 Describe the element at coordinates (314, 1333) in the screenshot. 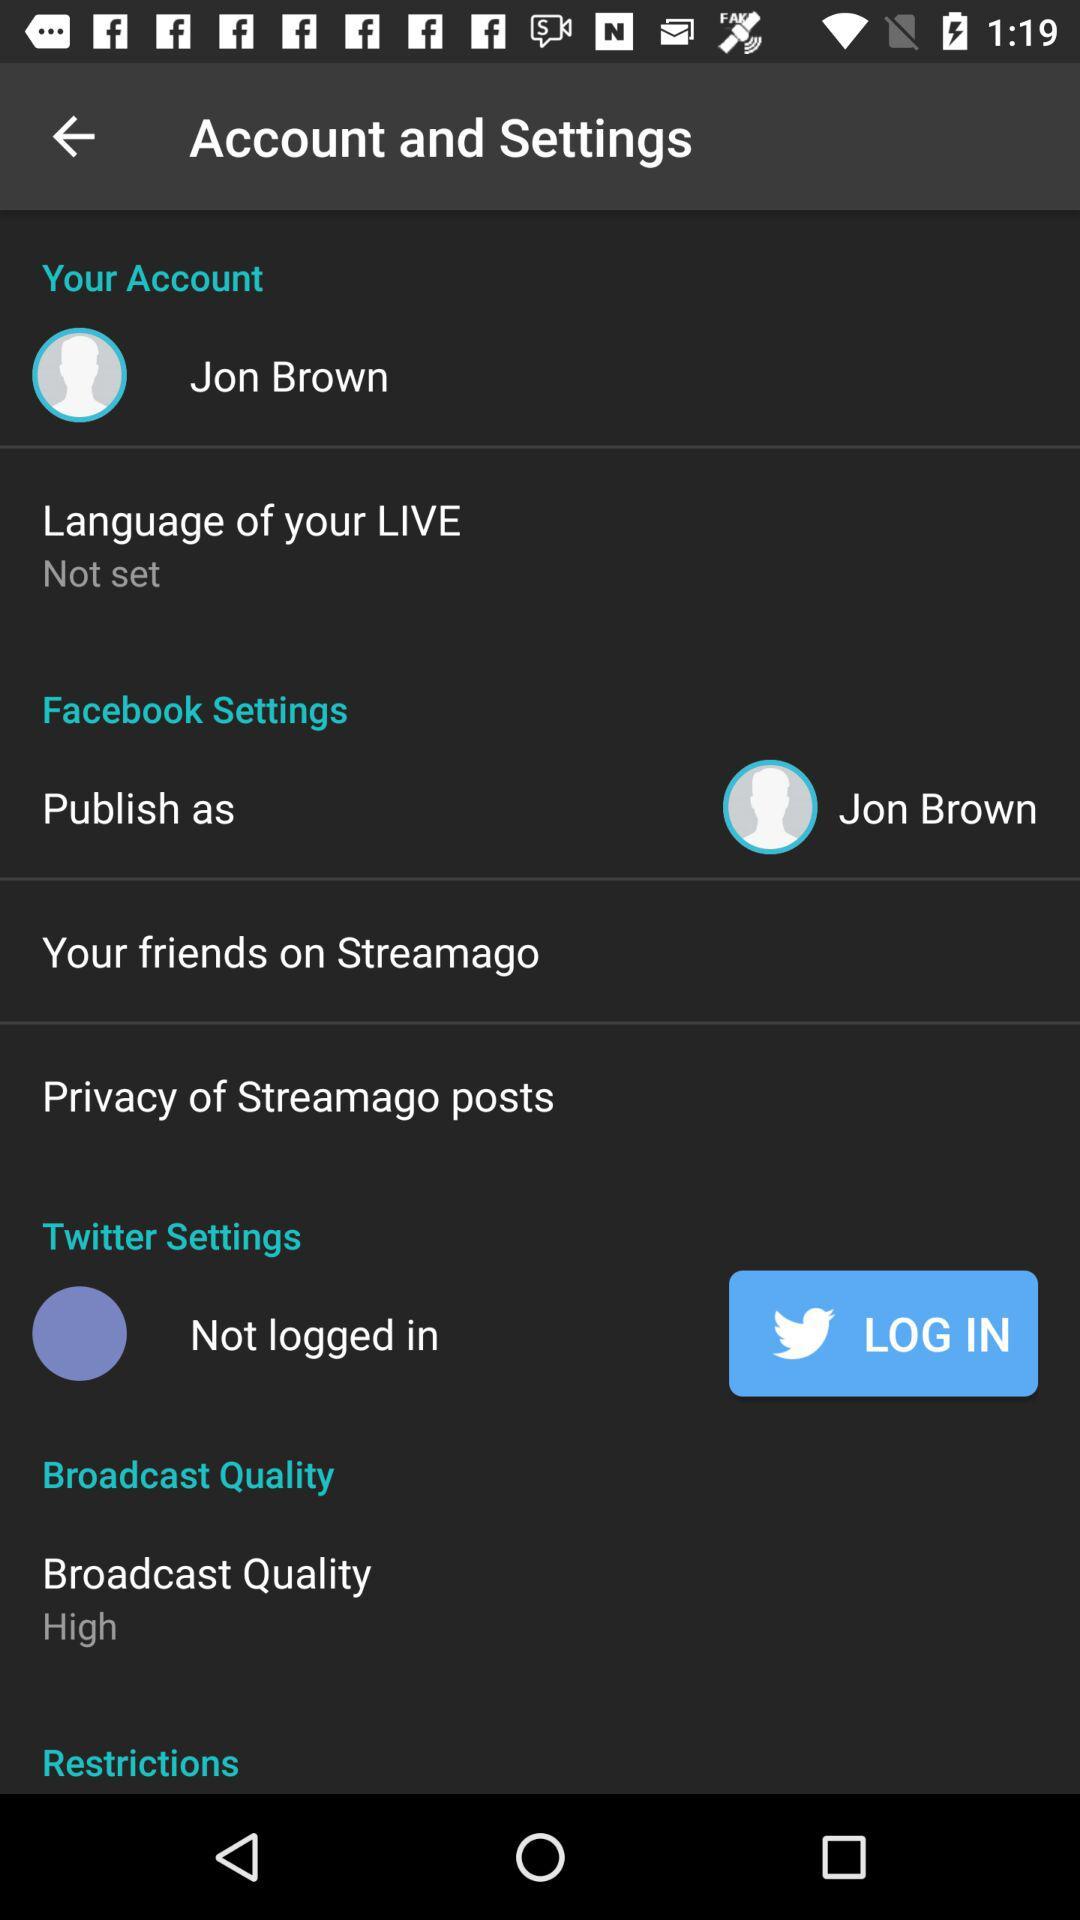

I see `item to the left of the log in item` at that location.